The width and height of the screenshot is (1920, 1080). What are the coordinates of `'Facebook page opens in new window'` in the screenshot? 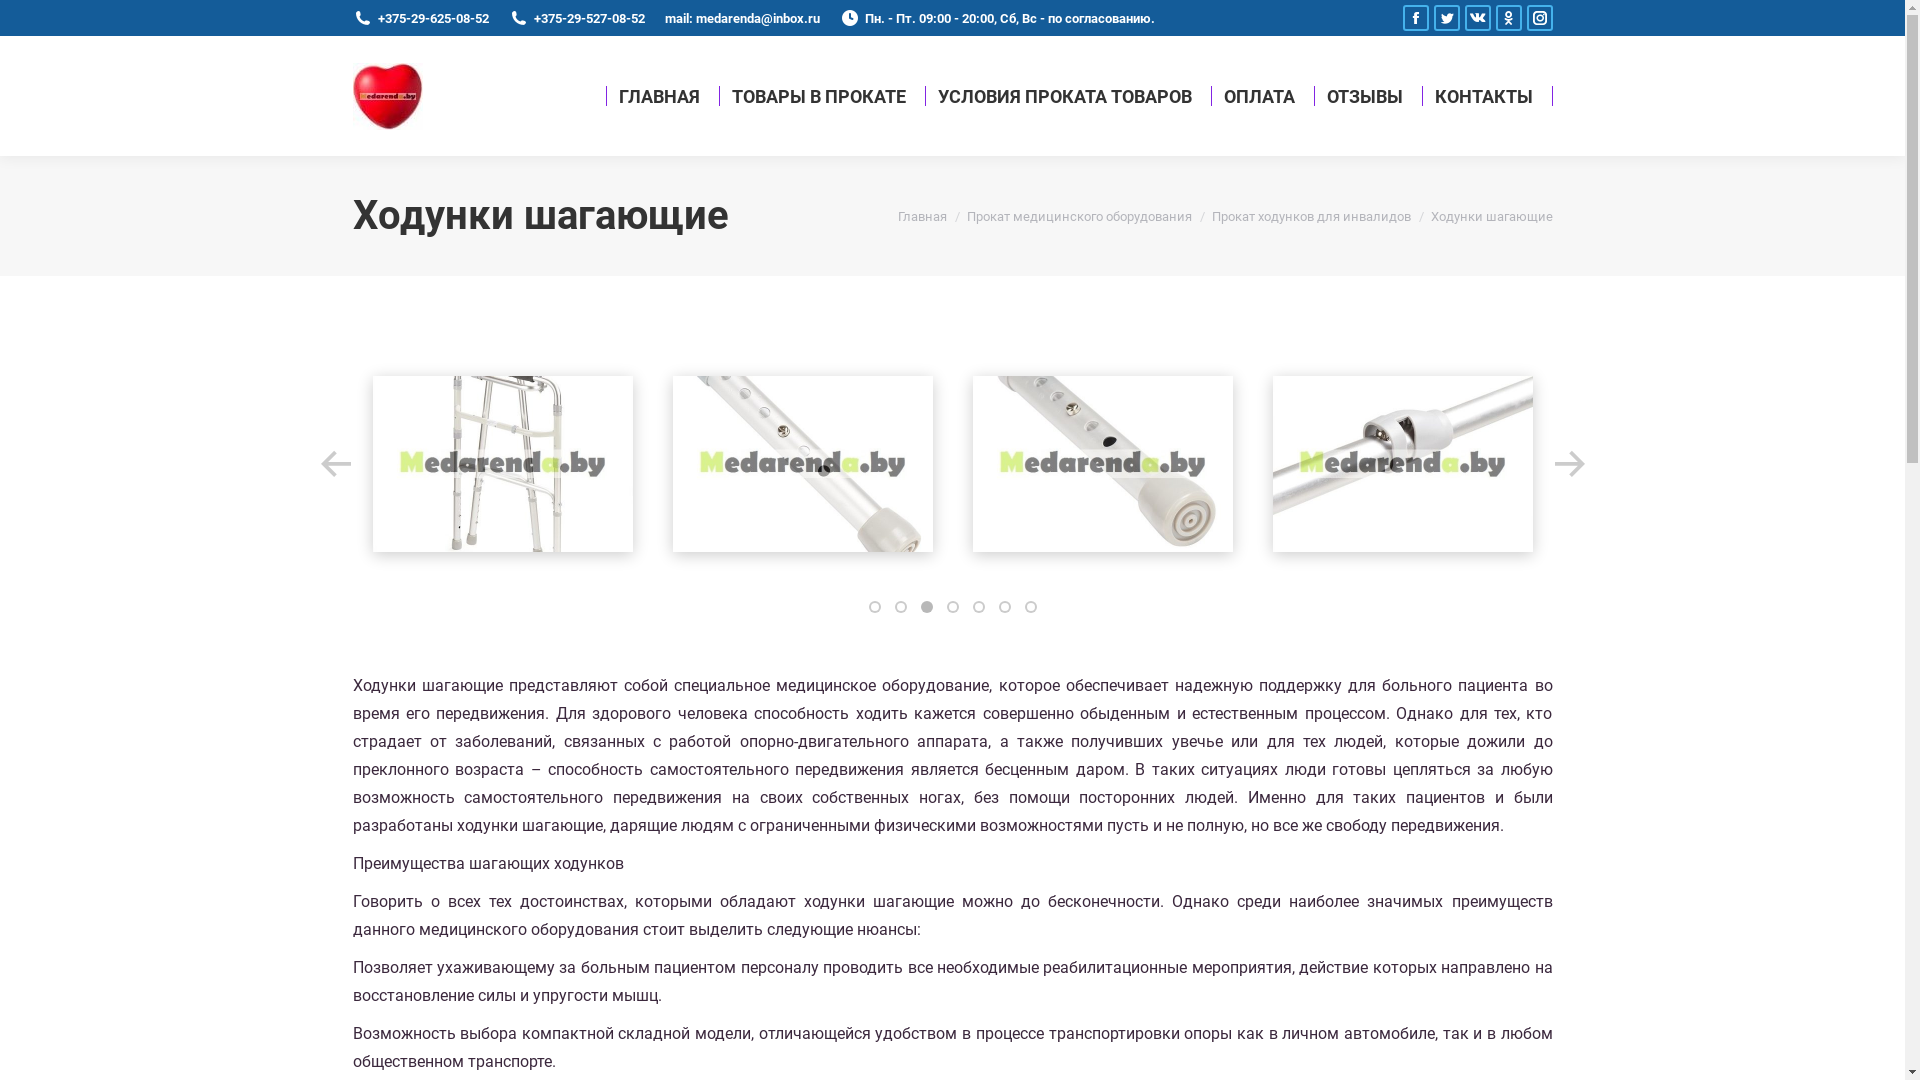 It's located at (1414, 18).